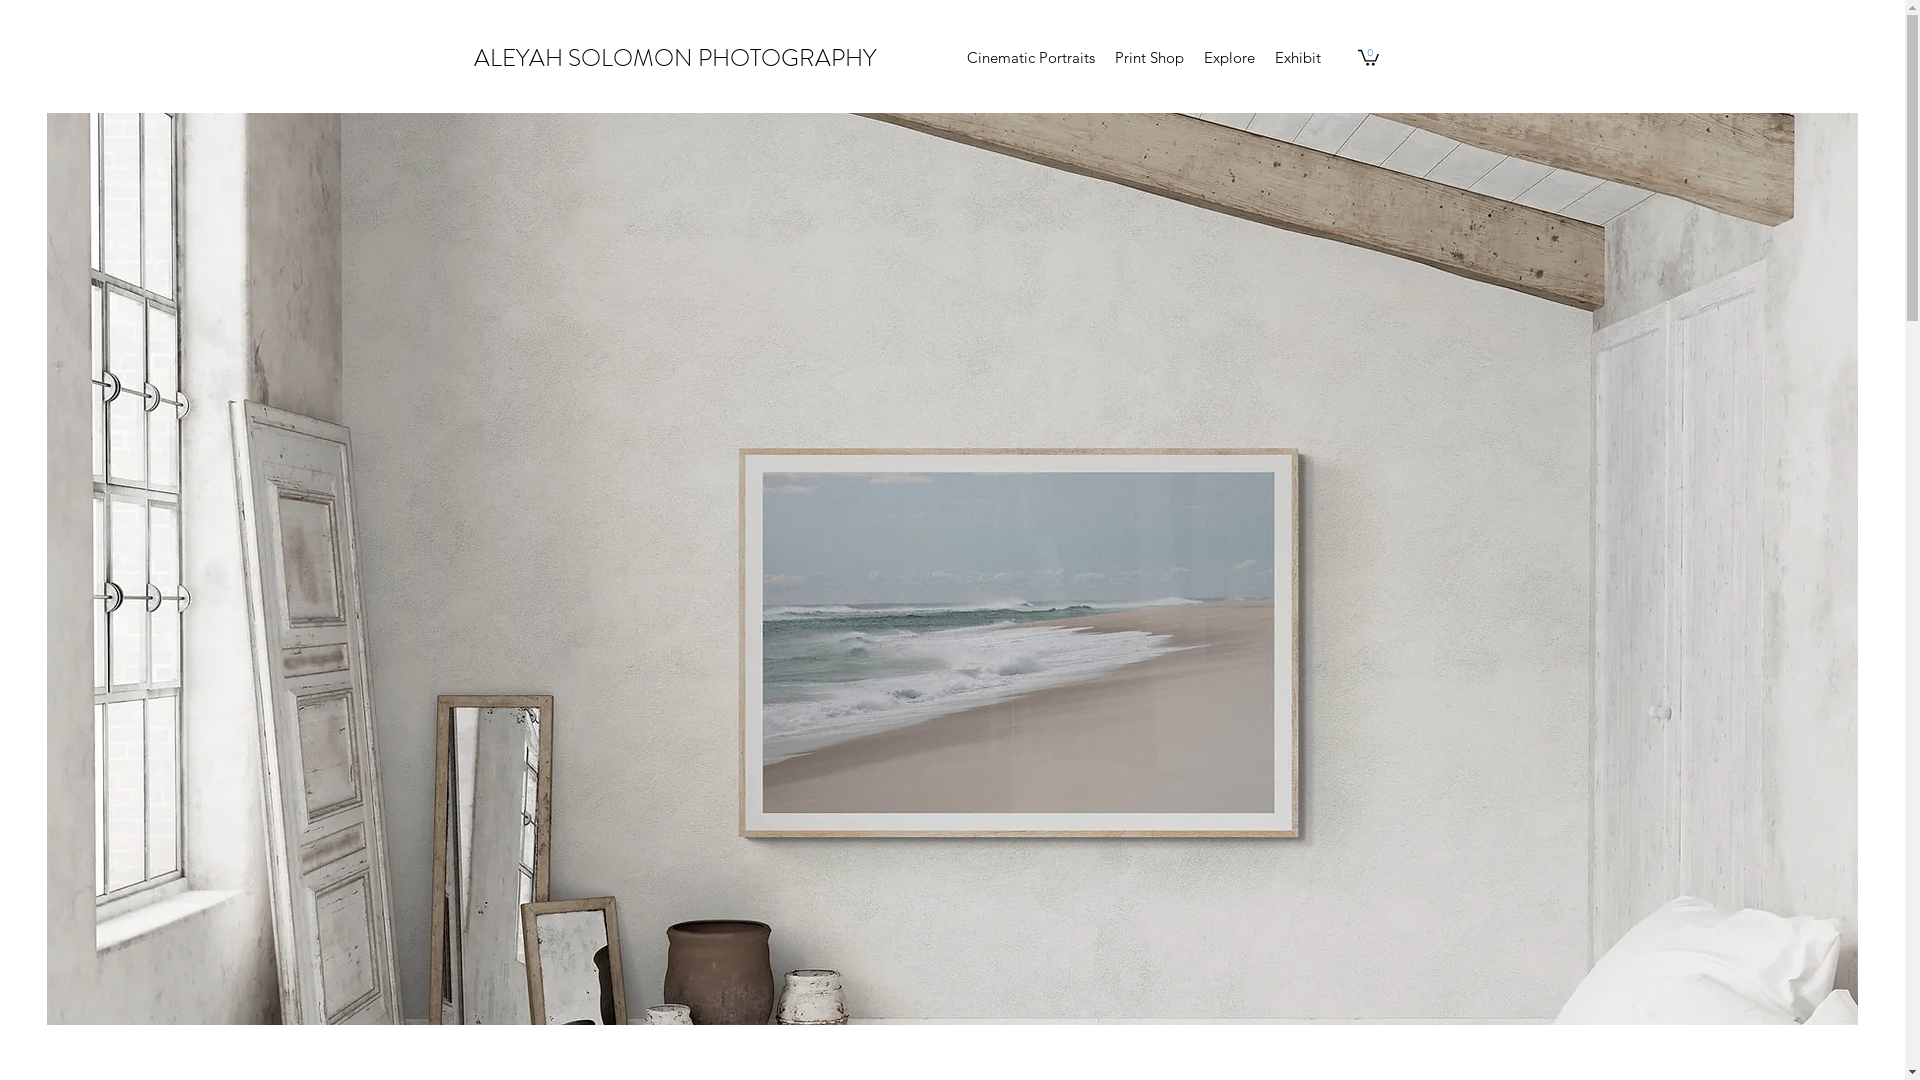 The width and height of the screenshot is (1920, 1080). What do you see at coordinates (1228, 56) in the screenshot?
I see `'Explore'` at bounding box center [1228, 56].